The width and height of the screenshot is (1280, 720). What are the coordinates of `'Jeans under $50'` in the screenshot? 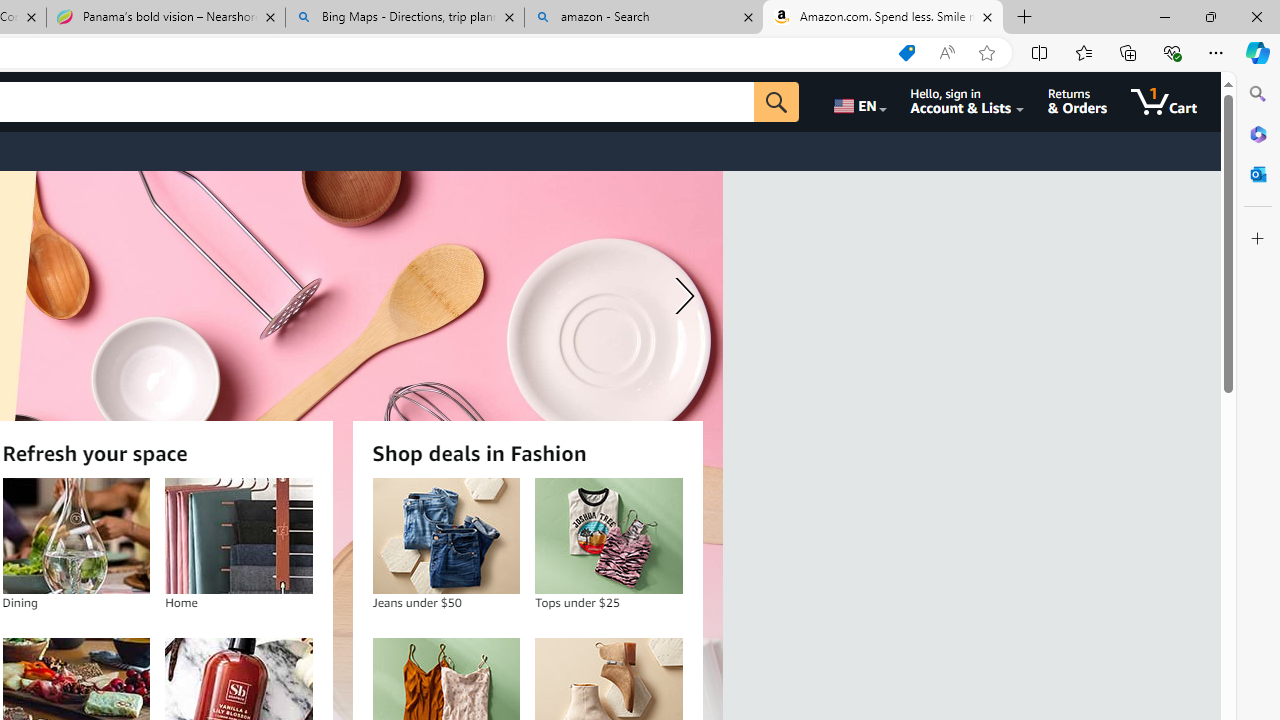 It's located at (445, 535).